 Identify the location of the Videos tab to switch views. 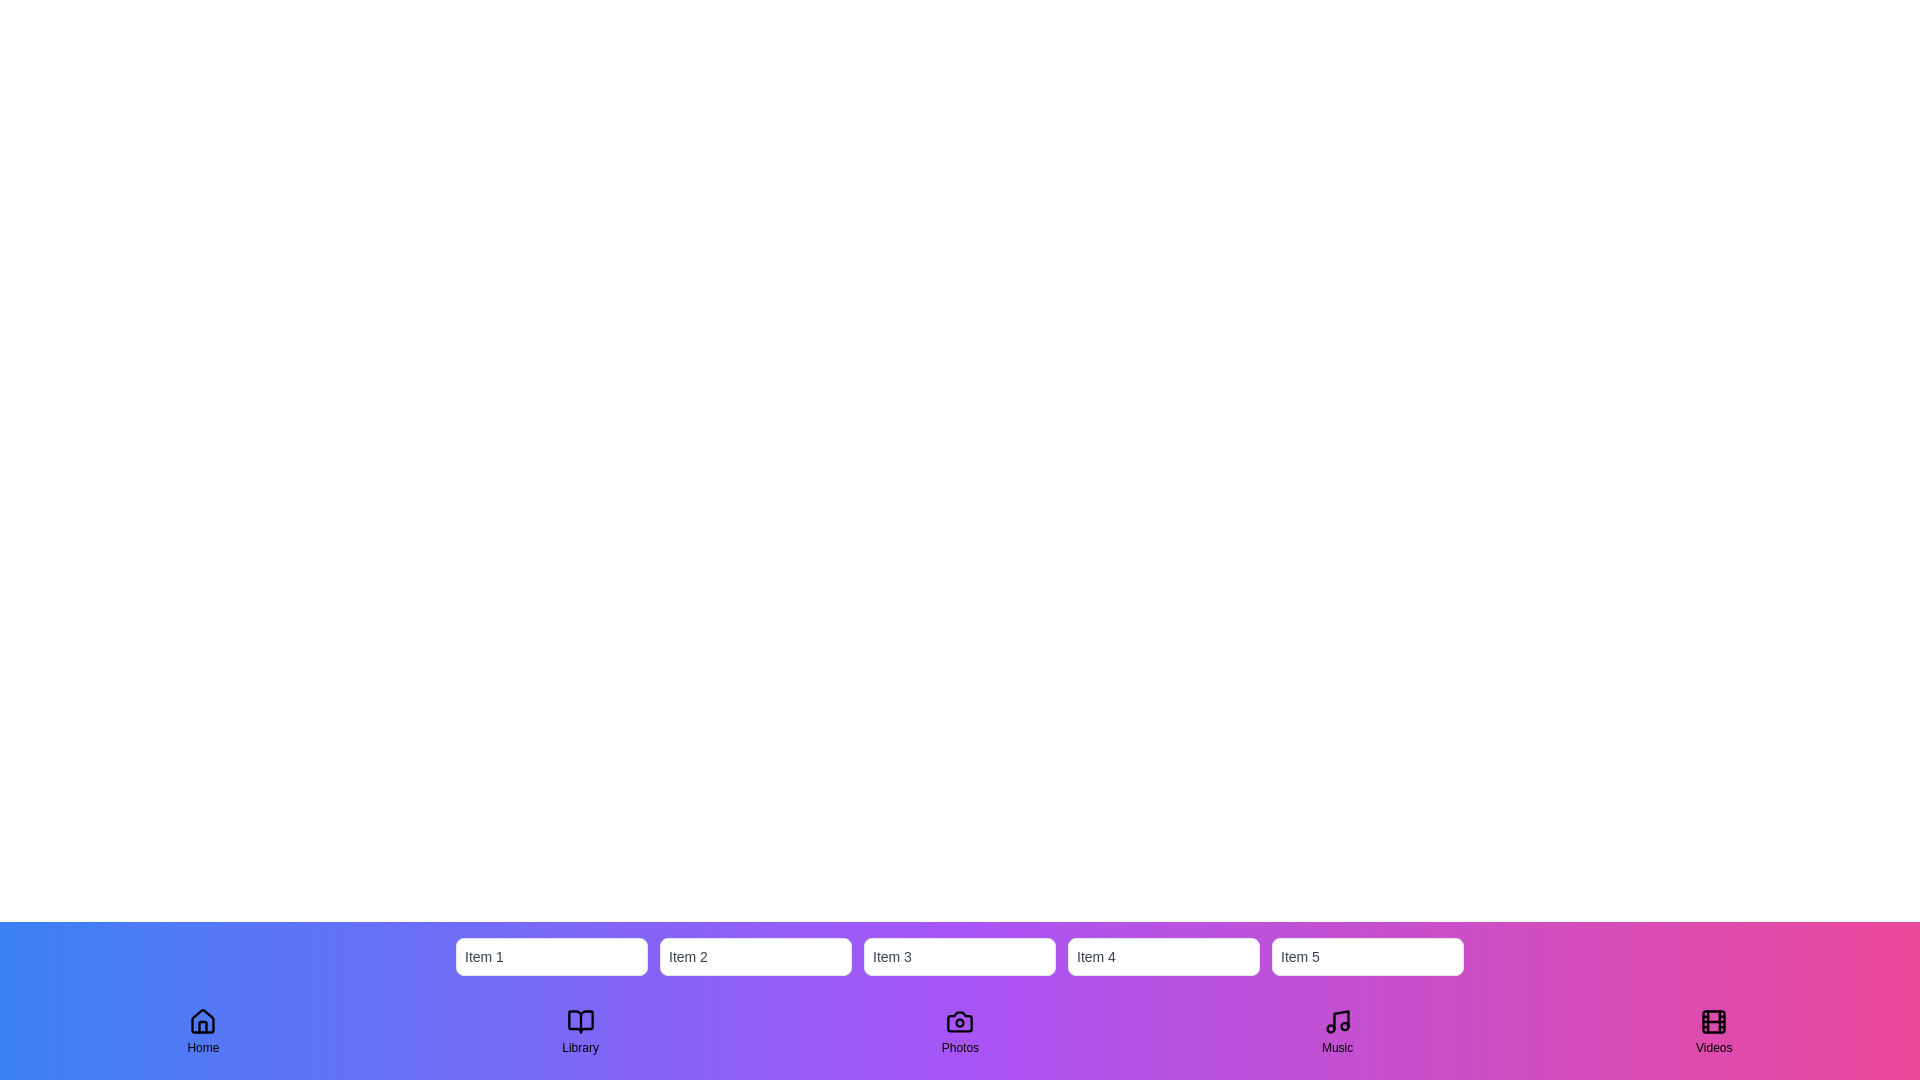
(1712, 1032).